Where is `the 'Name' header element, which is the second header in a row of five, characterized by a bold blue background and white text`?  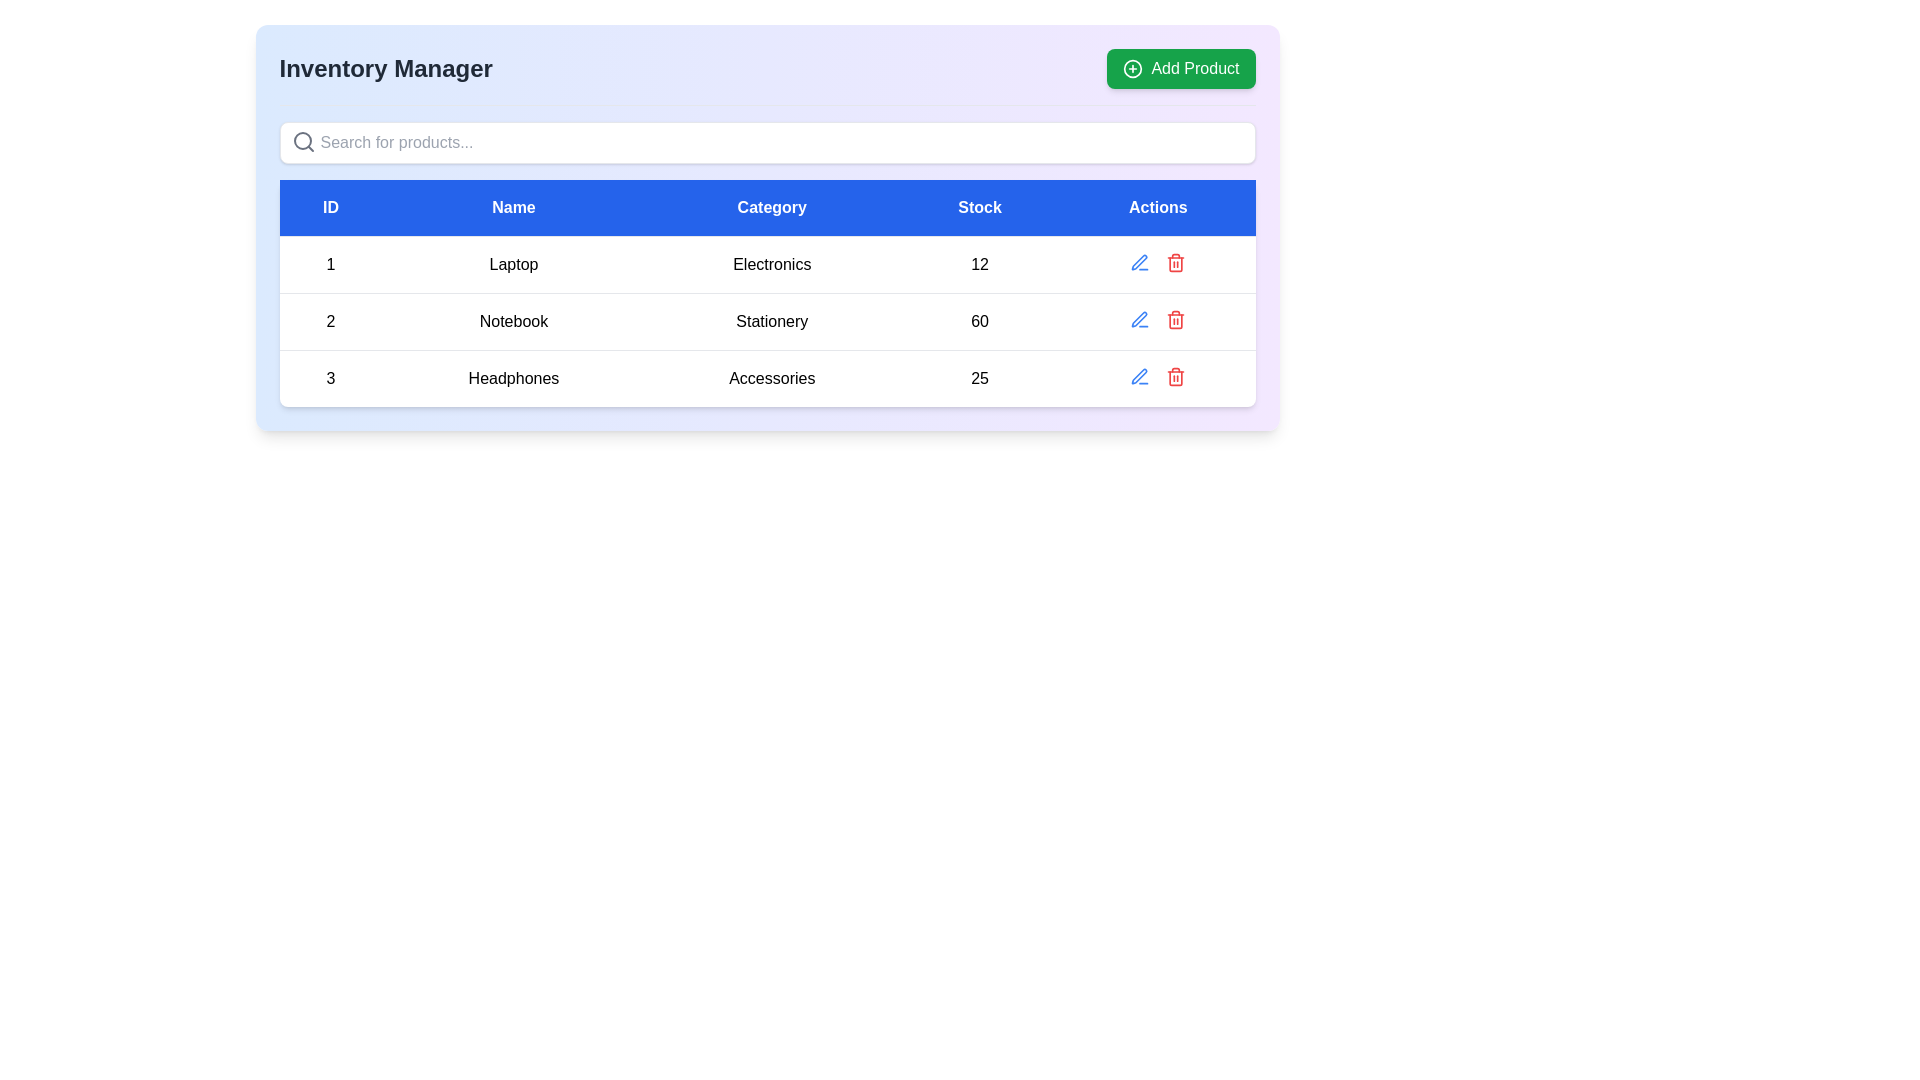
the 'Name' header element, which is the second header in a row of five, characterized by a bold blue background and white text is located at coordinates (513, 208).